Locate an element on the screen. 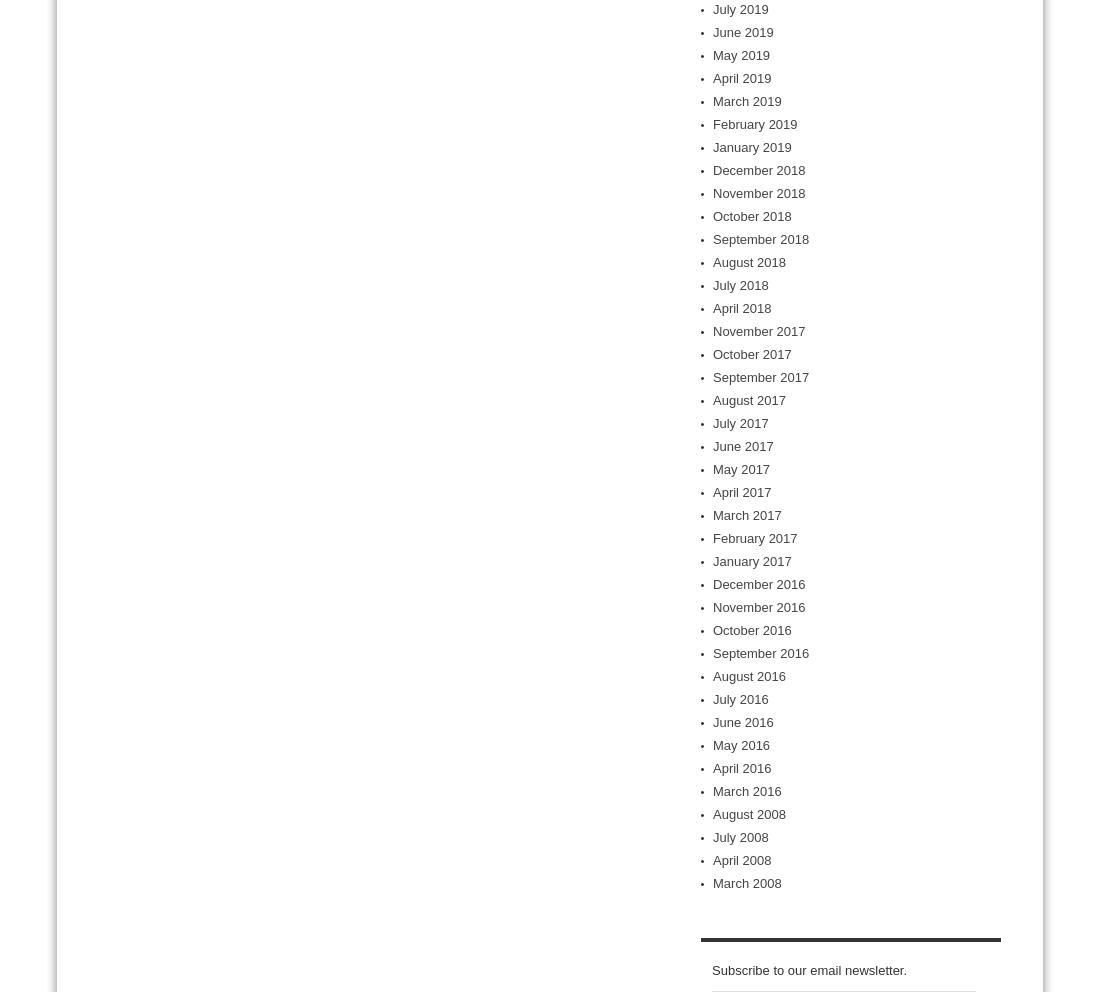  'November 2017' is located at coordinates (758, 330).